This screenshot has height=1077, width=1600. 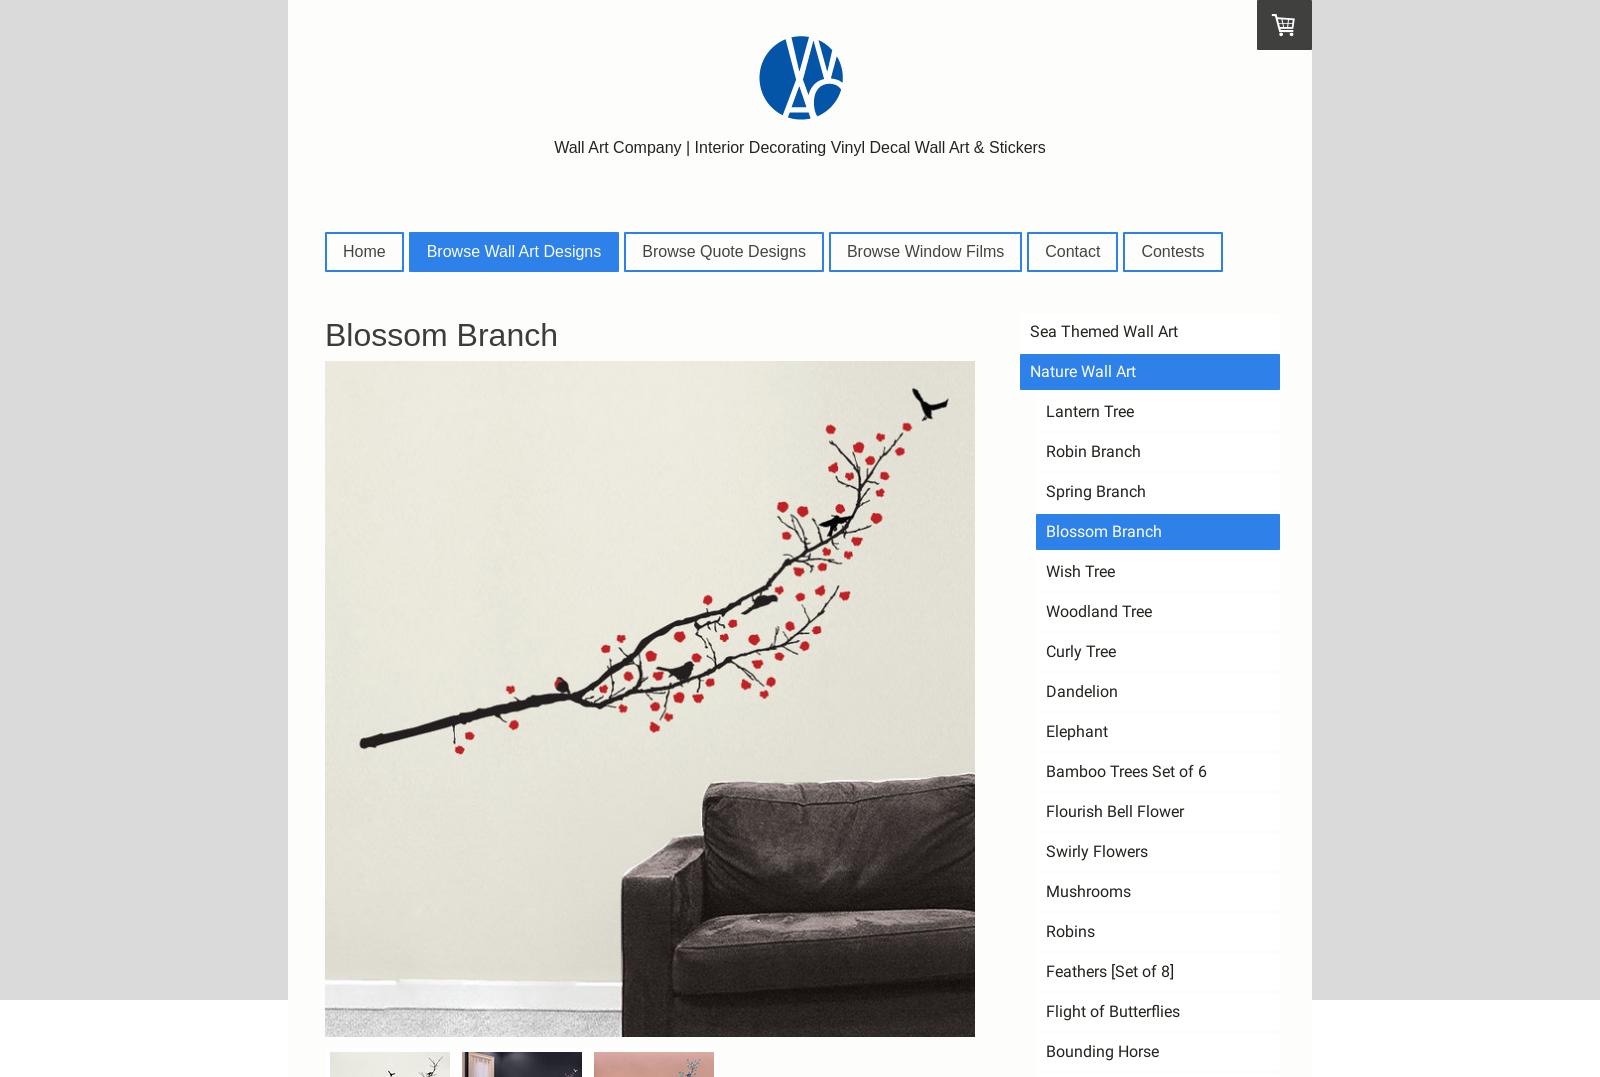 I want to click on 'Woodland Tree', so click(x=1099, y=609).